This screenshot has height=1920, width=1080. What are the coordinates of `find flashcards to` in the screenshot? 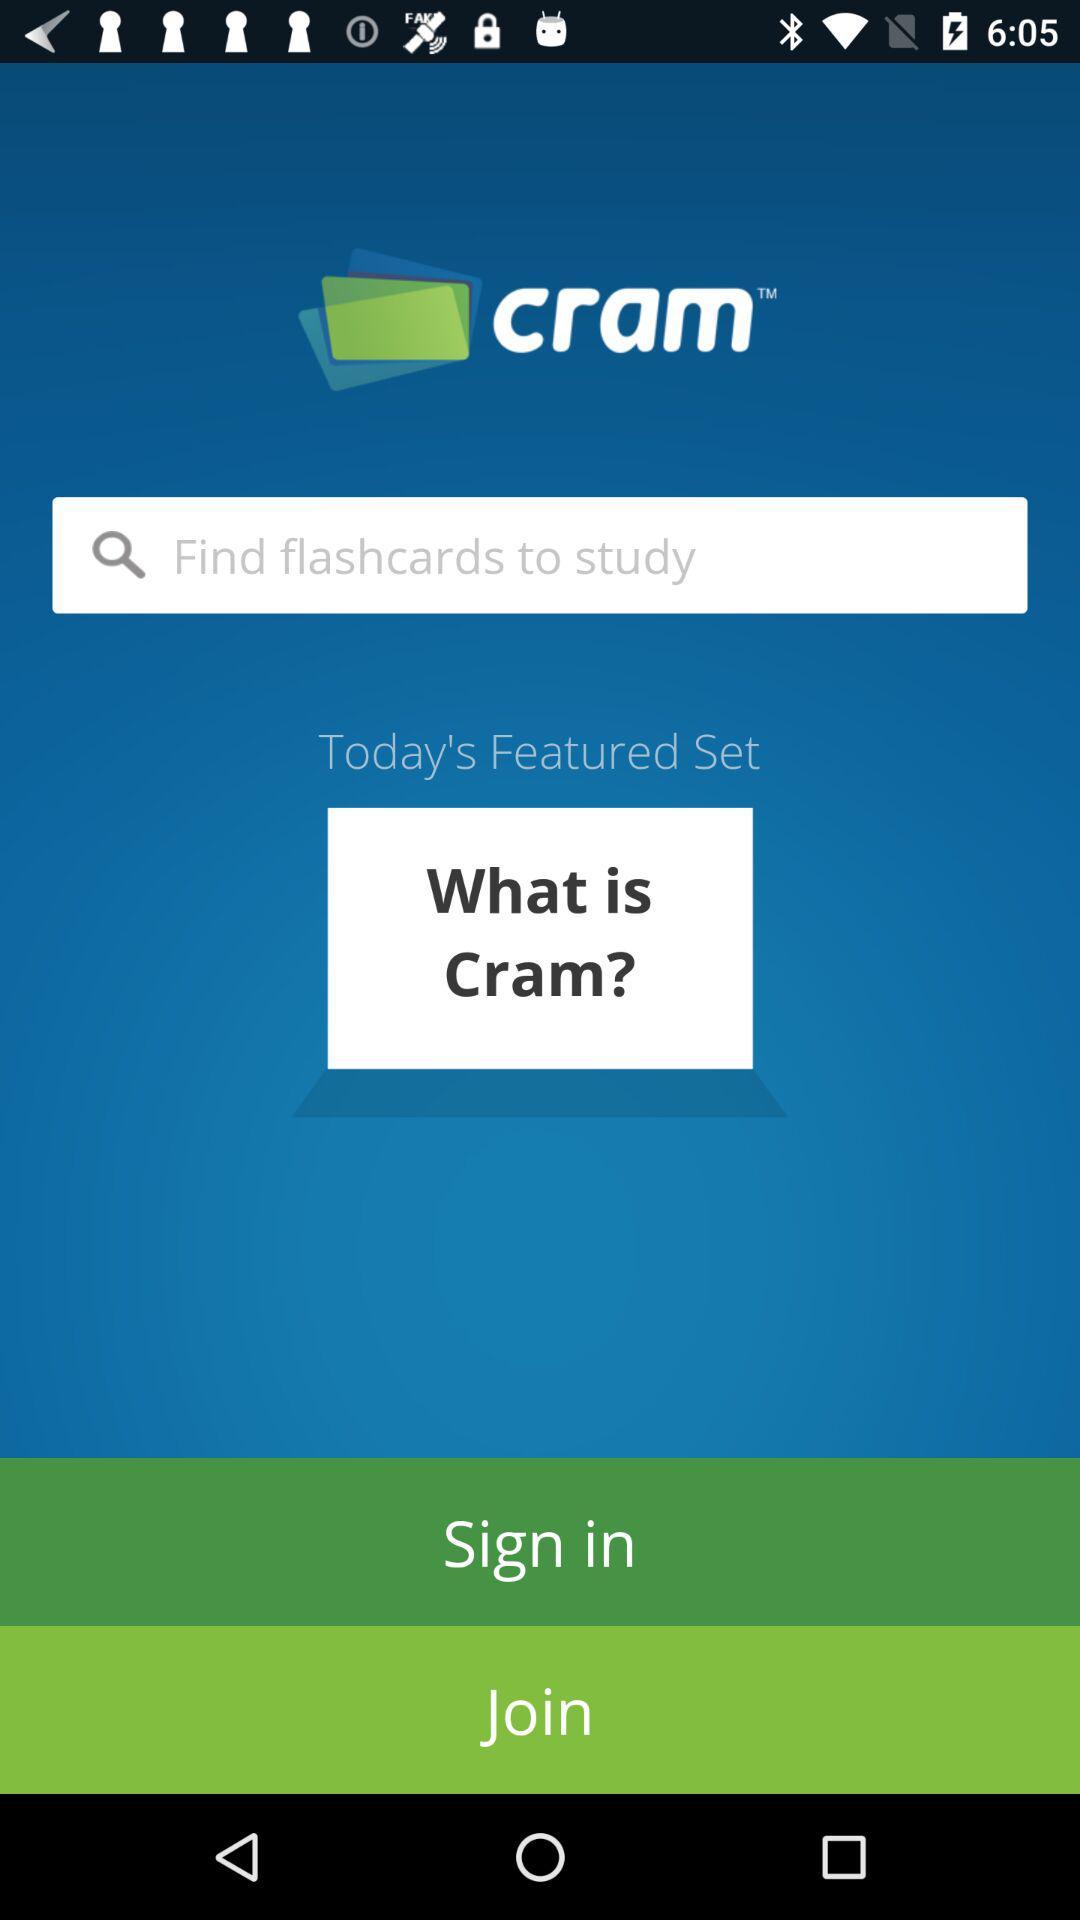 It's located at (540, 555).